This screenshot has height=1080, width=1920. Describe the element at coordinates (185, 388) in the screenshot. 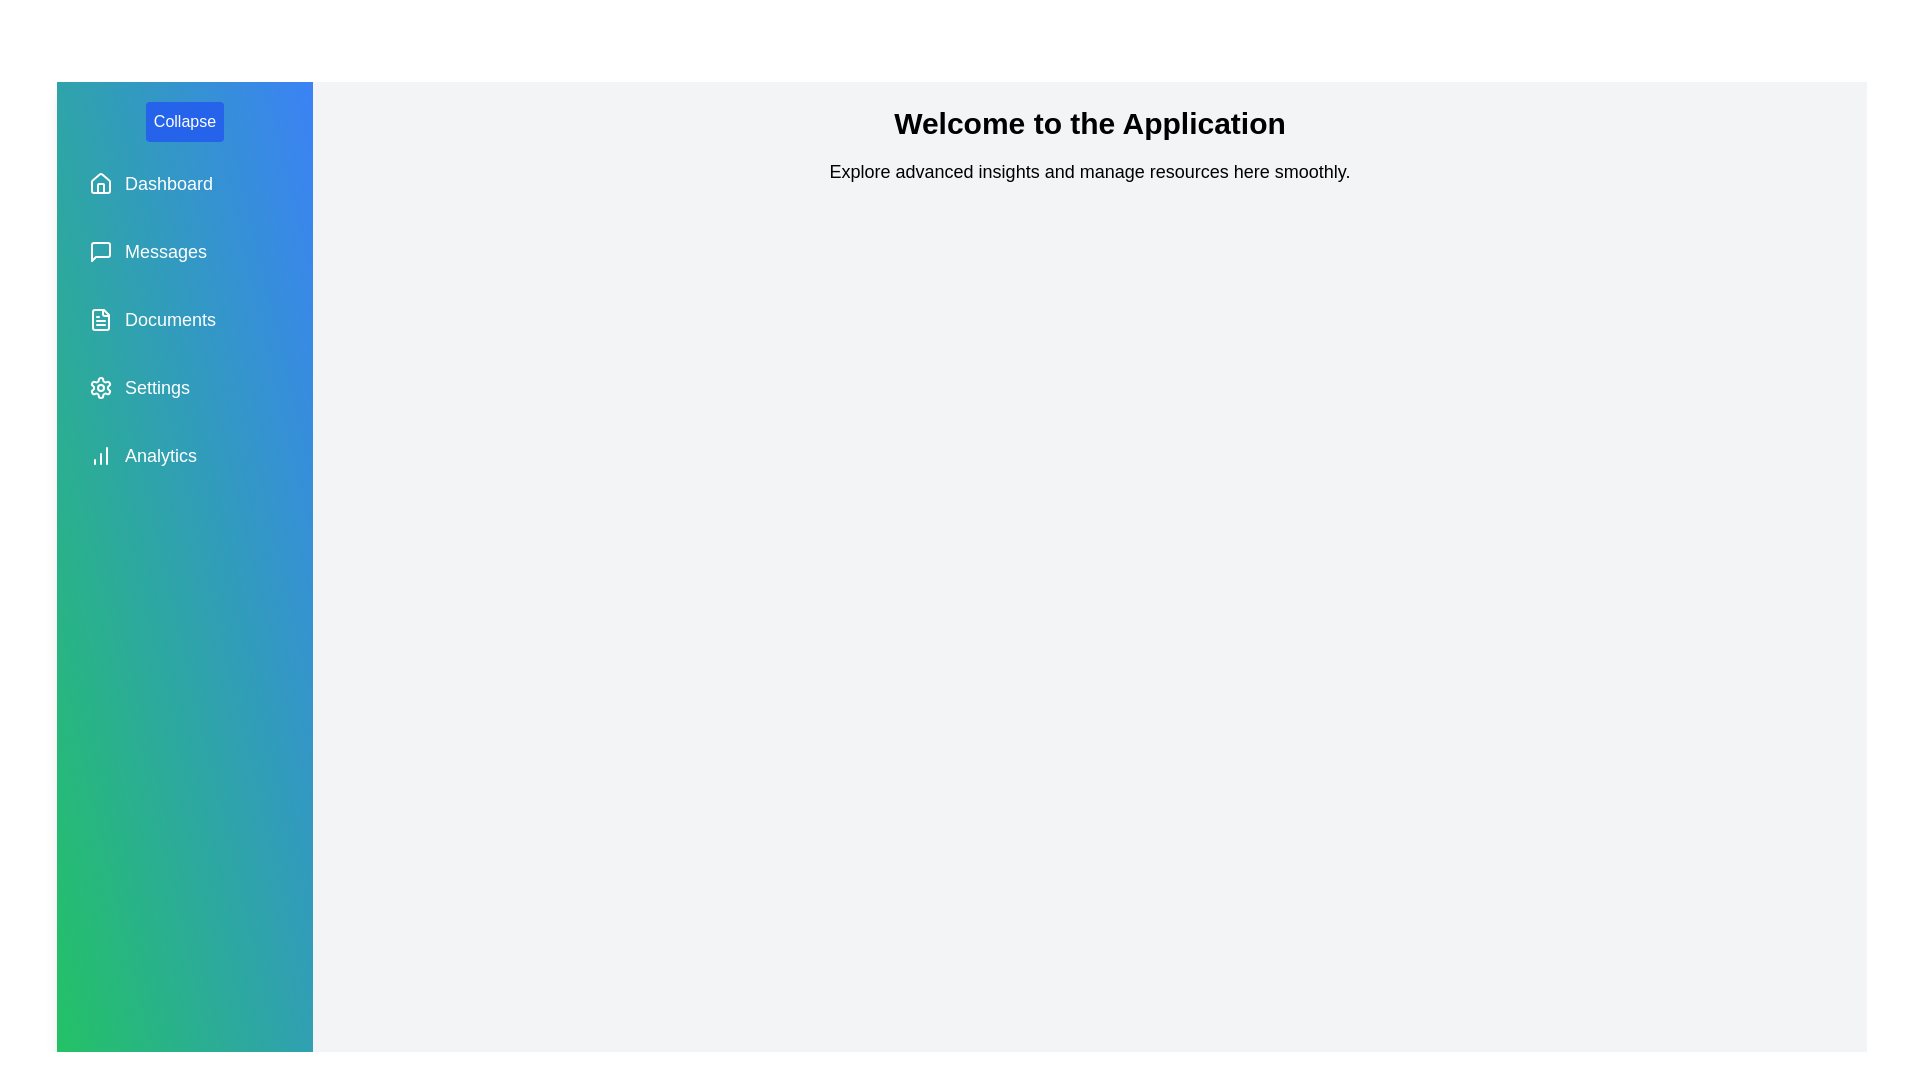

I see `the navigation option Settings to navigate to the respective section` at that location.